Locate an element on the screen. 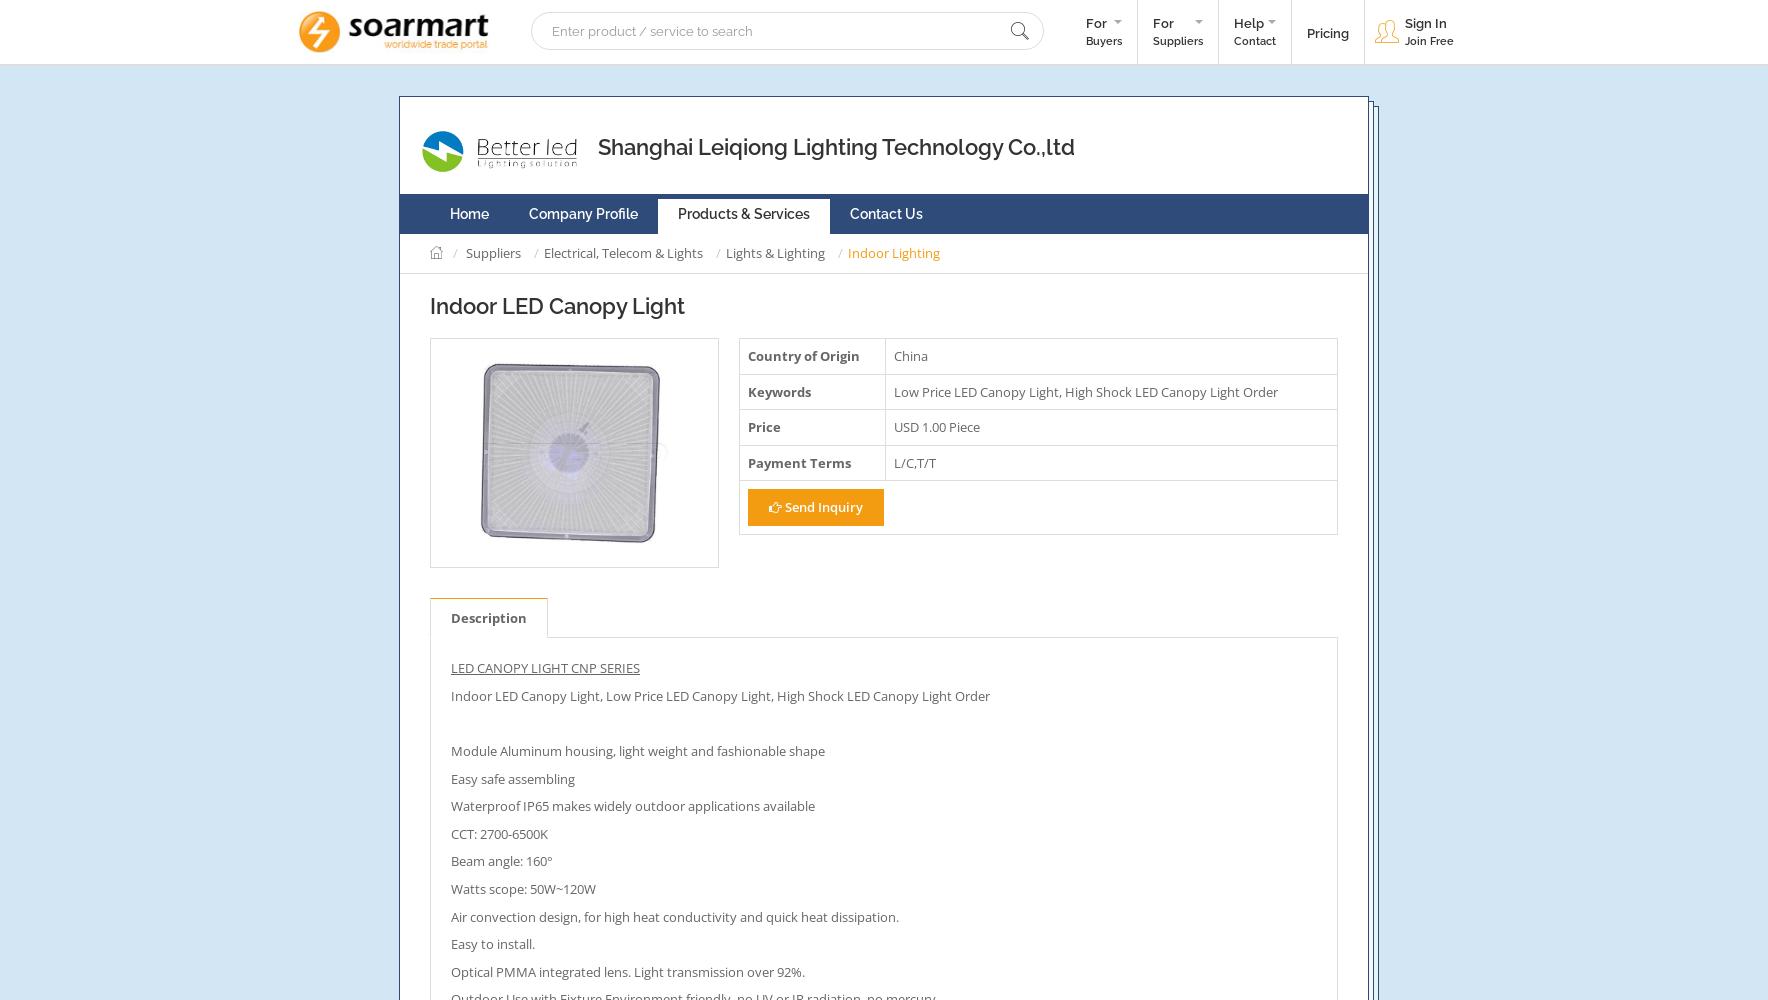  'L/C,T/T' is located at coordinates (913, 461).